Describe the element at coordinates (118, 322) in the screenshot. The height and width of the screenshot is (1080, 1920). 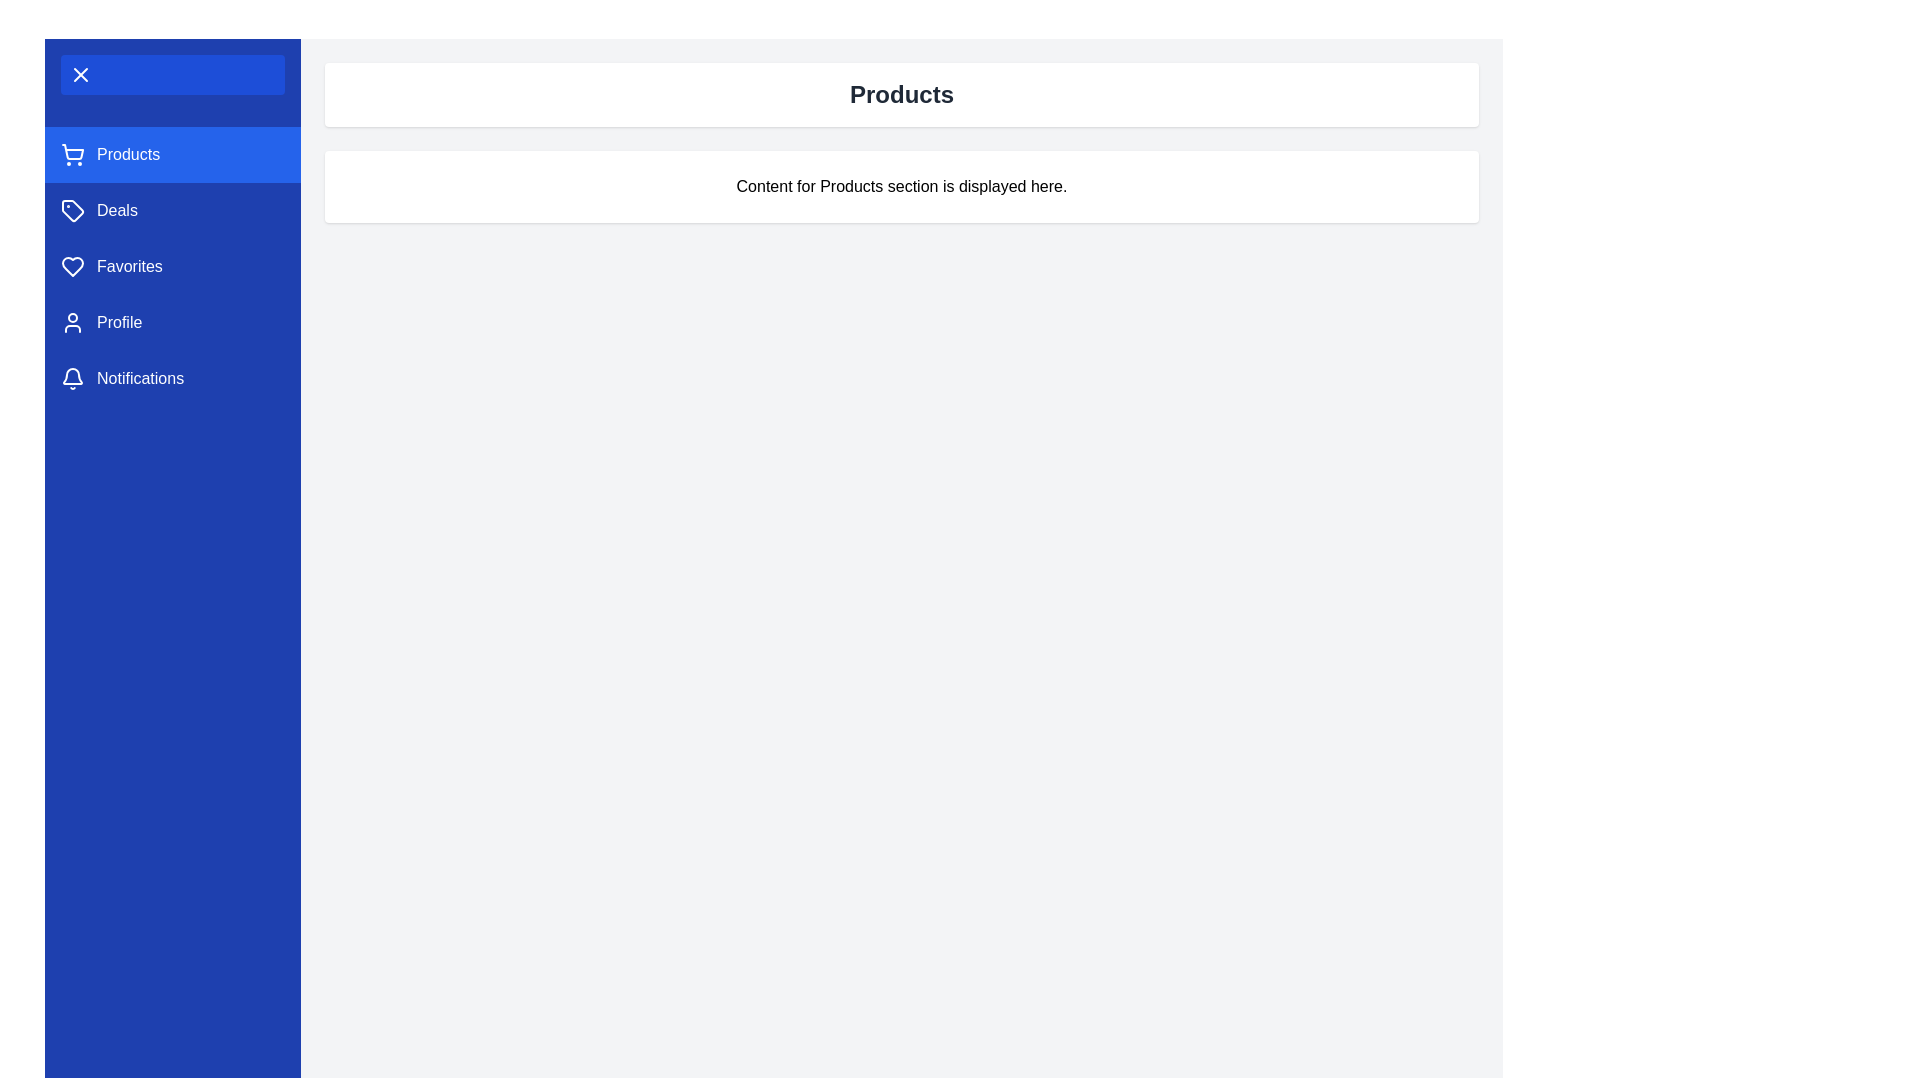
I see `information displayed on the 'Profile' text label, which is styled in white color on a blue background and is part of the vertical navigation menu` at that location.